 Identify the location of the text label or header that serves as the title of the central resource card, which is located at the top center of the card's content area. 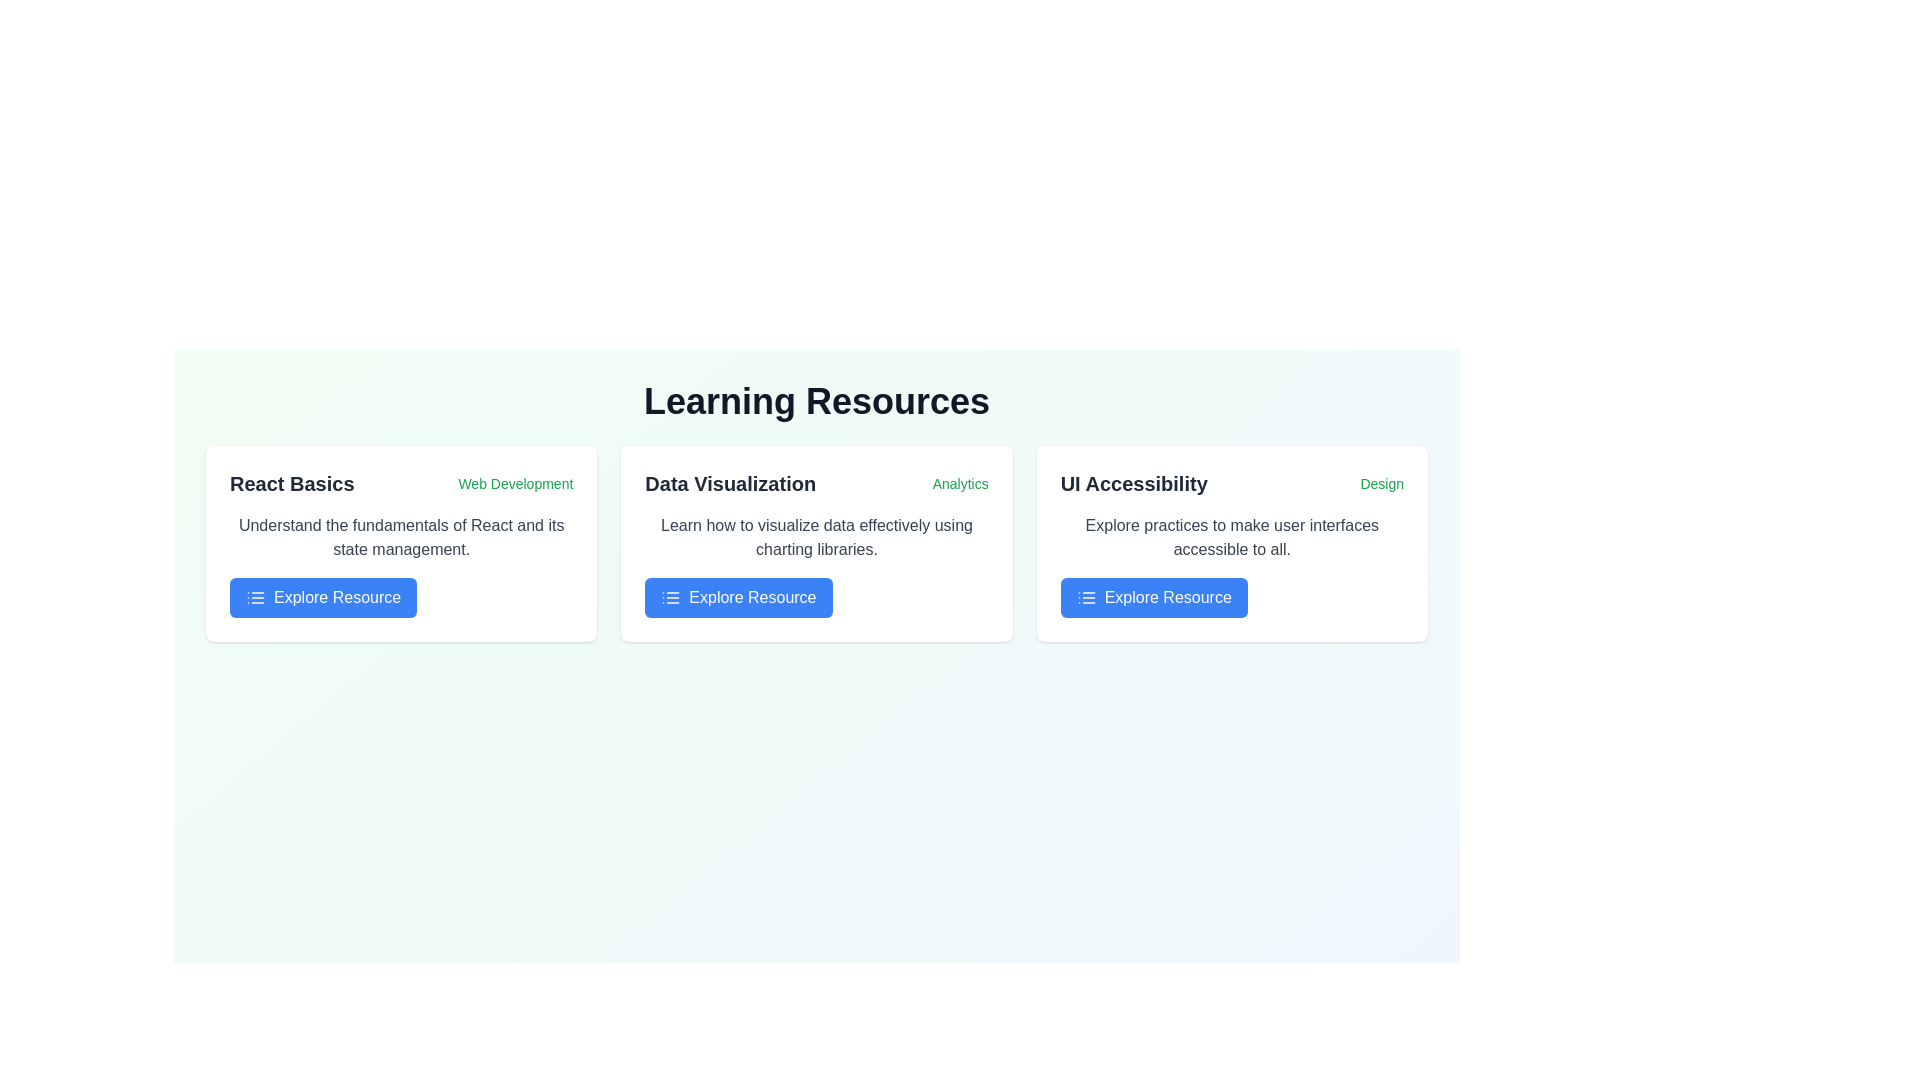
(729, 483).